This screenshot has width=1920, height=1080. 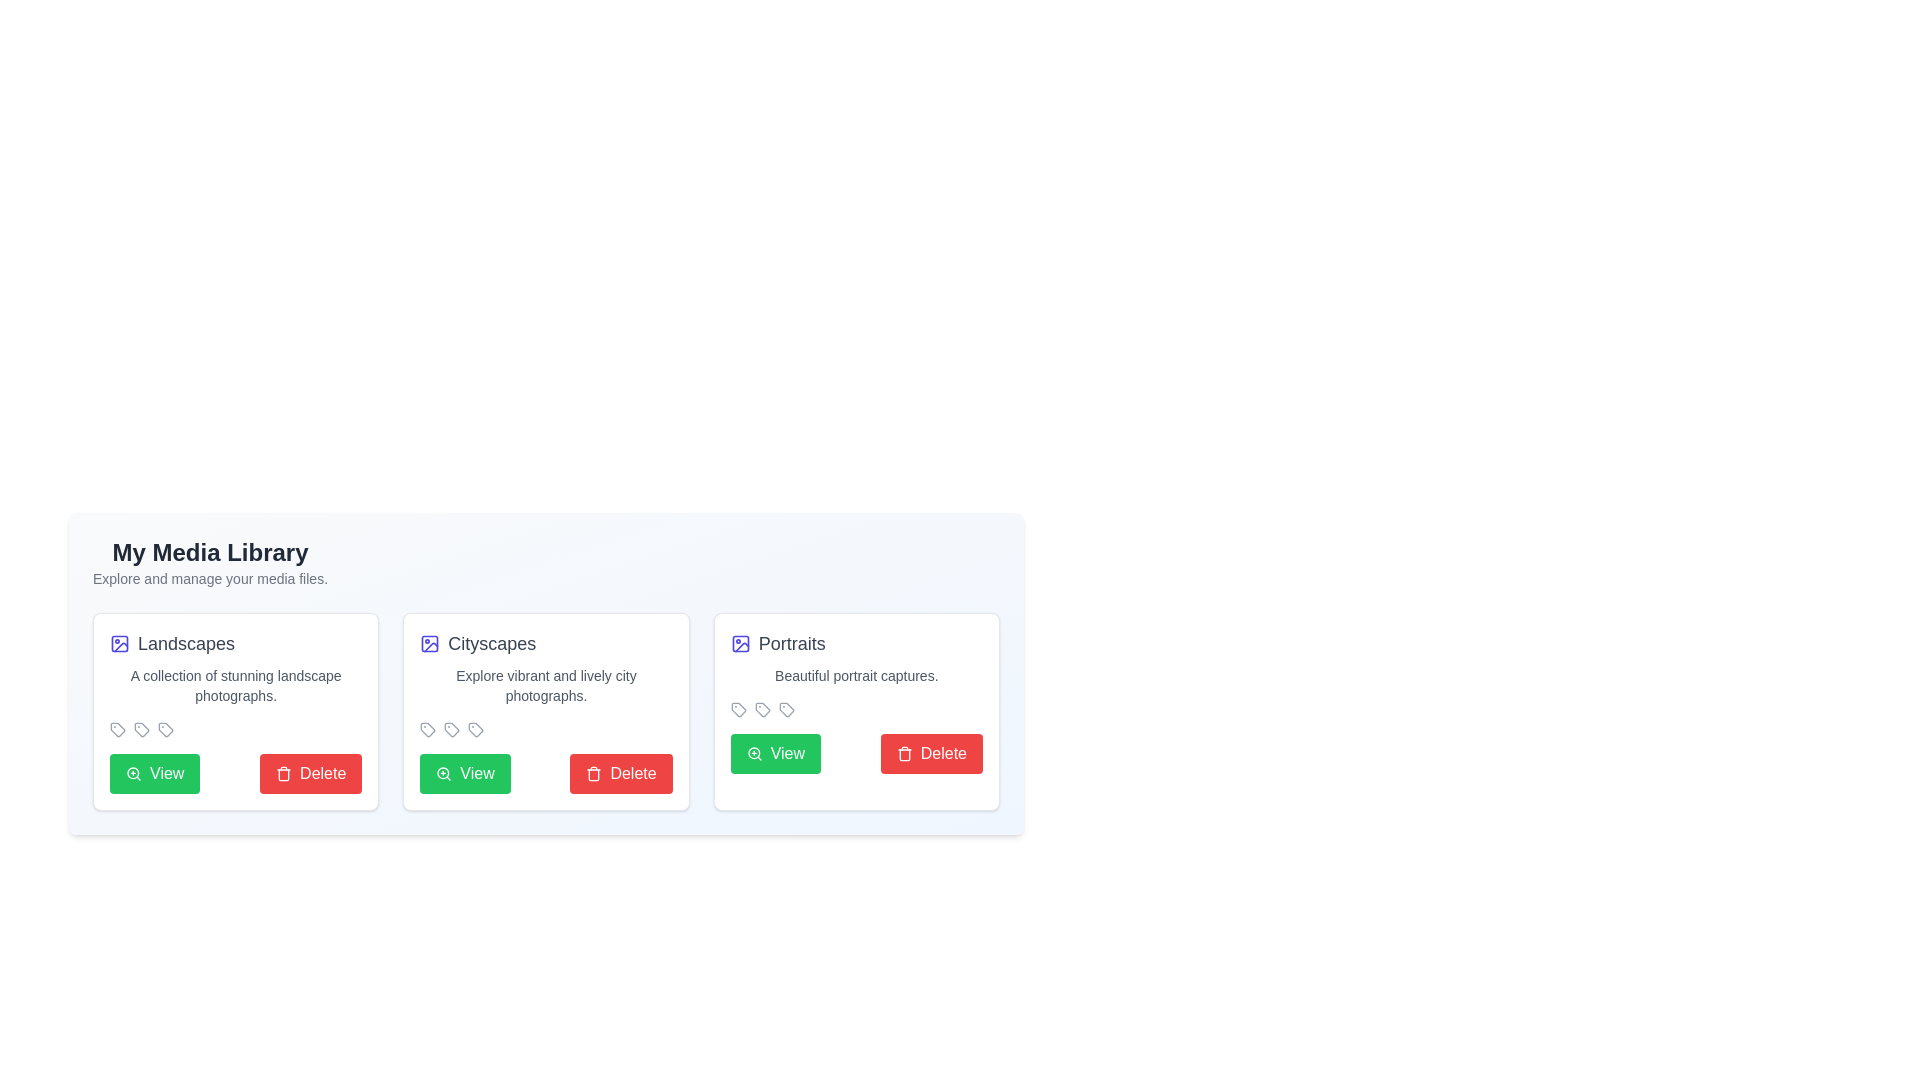 I want to click on the 'Delete' button on the Portraits card component, which is the third card in a grid layout and located in the rightmost column, so click(x=856, y=711).